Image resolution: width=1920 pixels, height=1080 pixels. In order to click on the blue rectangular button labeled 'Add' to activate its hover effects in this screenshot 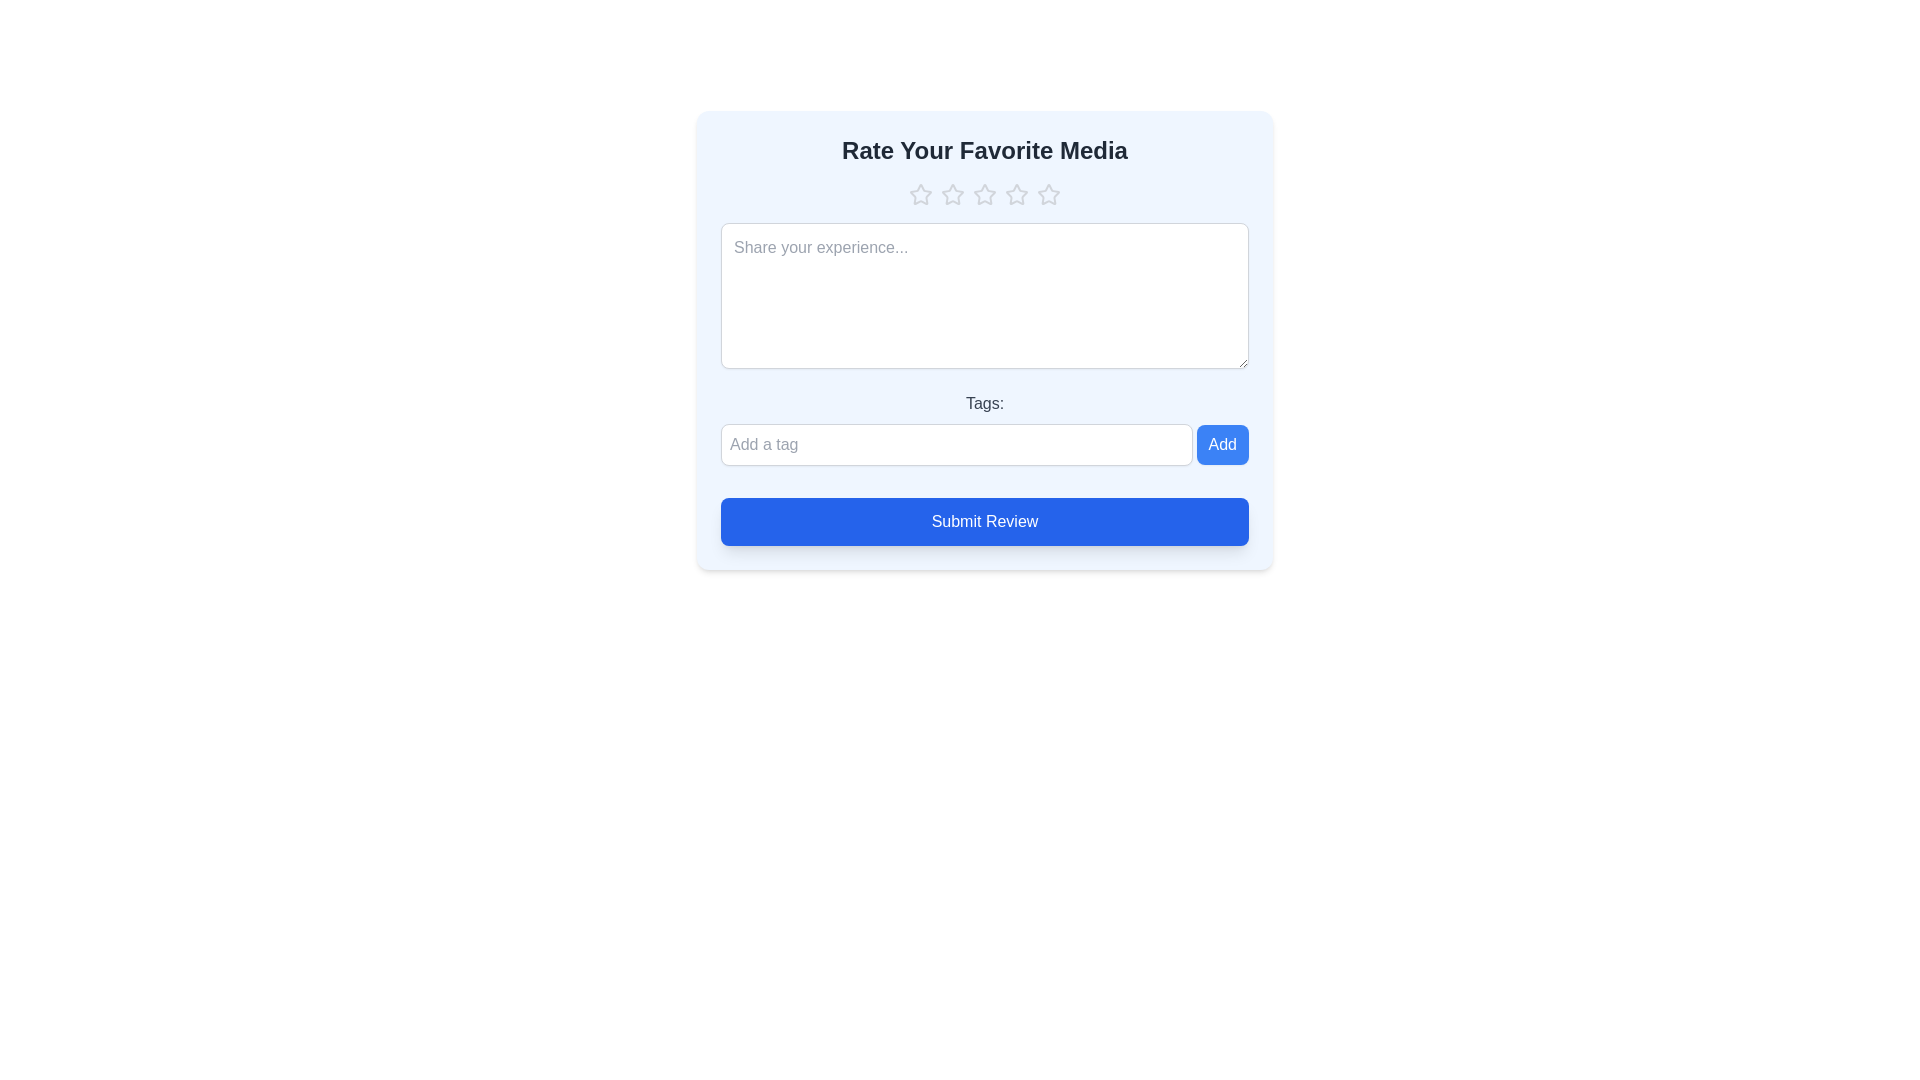, I will do `click(1221, 443)`.